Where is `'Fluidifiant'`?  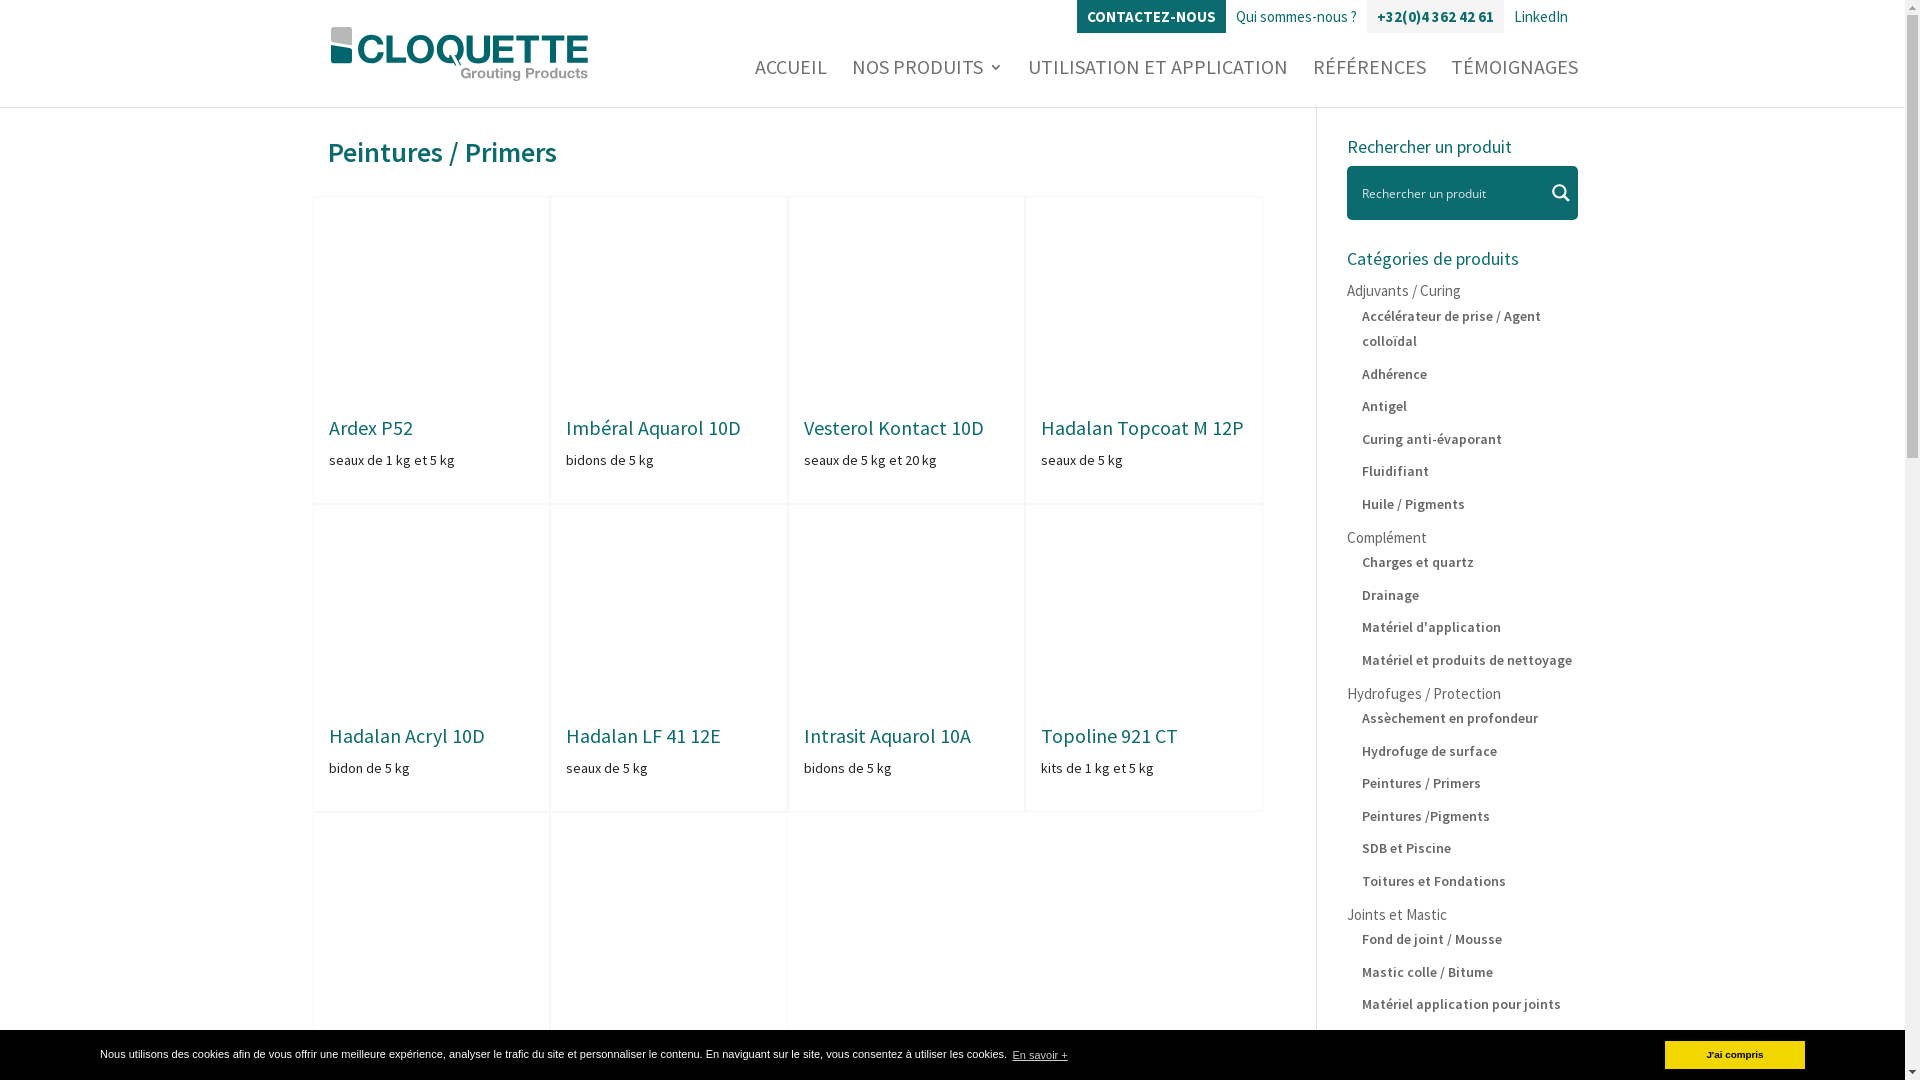
'Fluidifiant' is located at coordinates (1361, 470).